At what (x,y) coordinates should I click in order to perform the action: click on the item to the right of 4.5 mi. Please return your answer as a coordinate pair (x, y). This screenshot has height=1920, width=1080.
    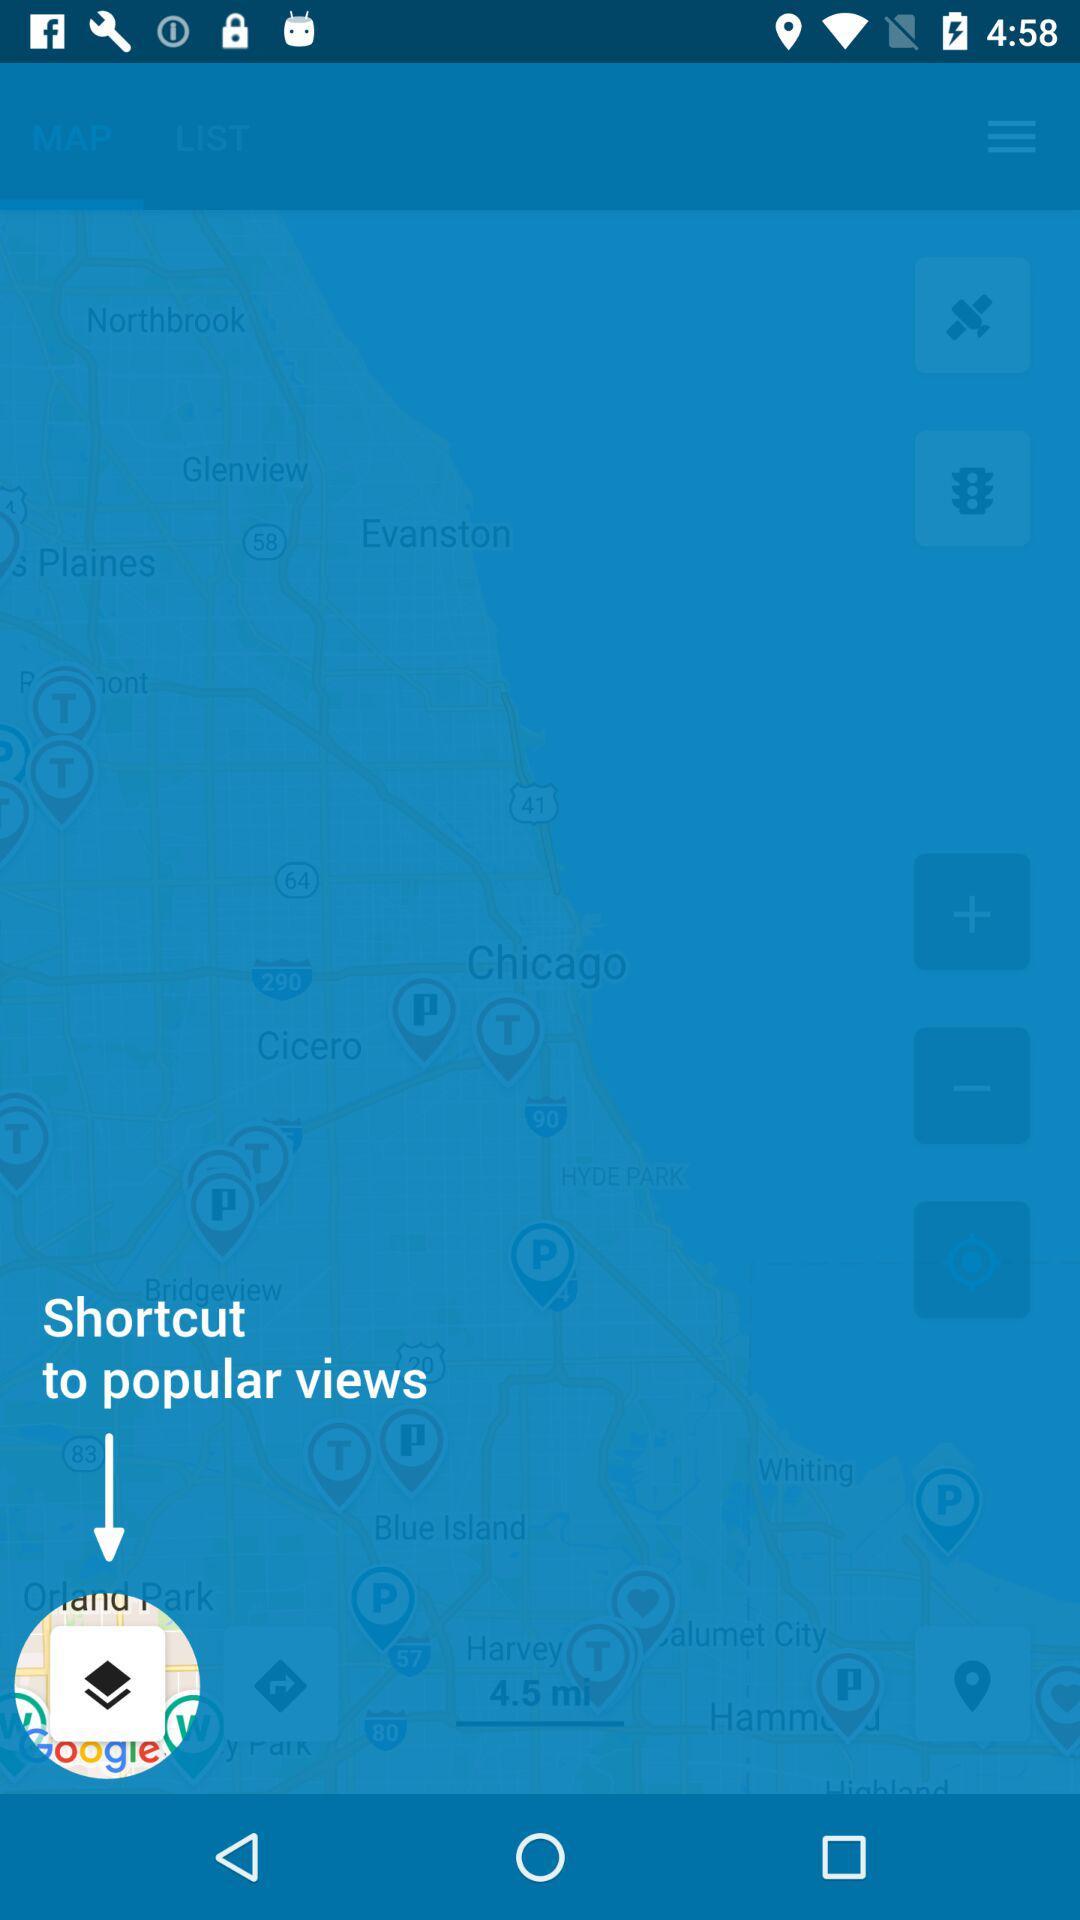
    Looking at the image, I should click on (971, 1685).